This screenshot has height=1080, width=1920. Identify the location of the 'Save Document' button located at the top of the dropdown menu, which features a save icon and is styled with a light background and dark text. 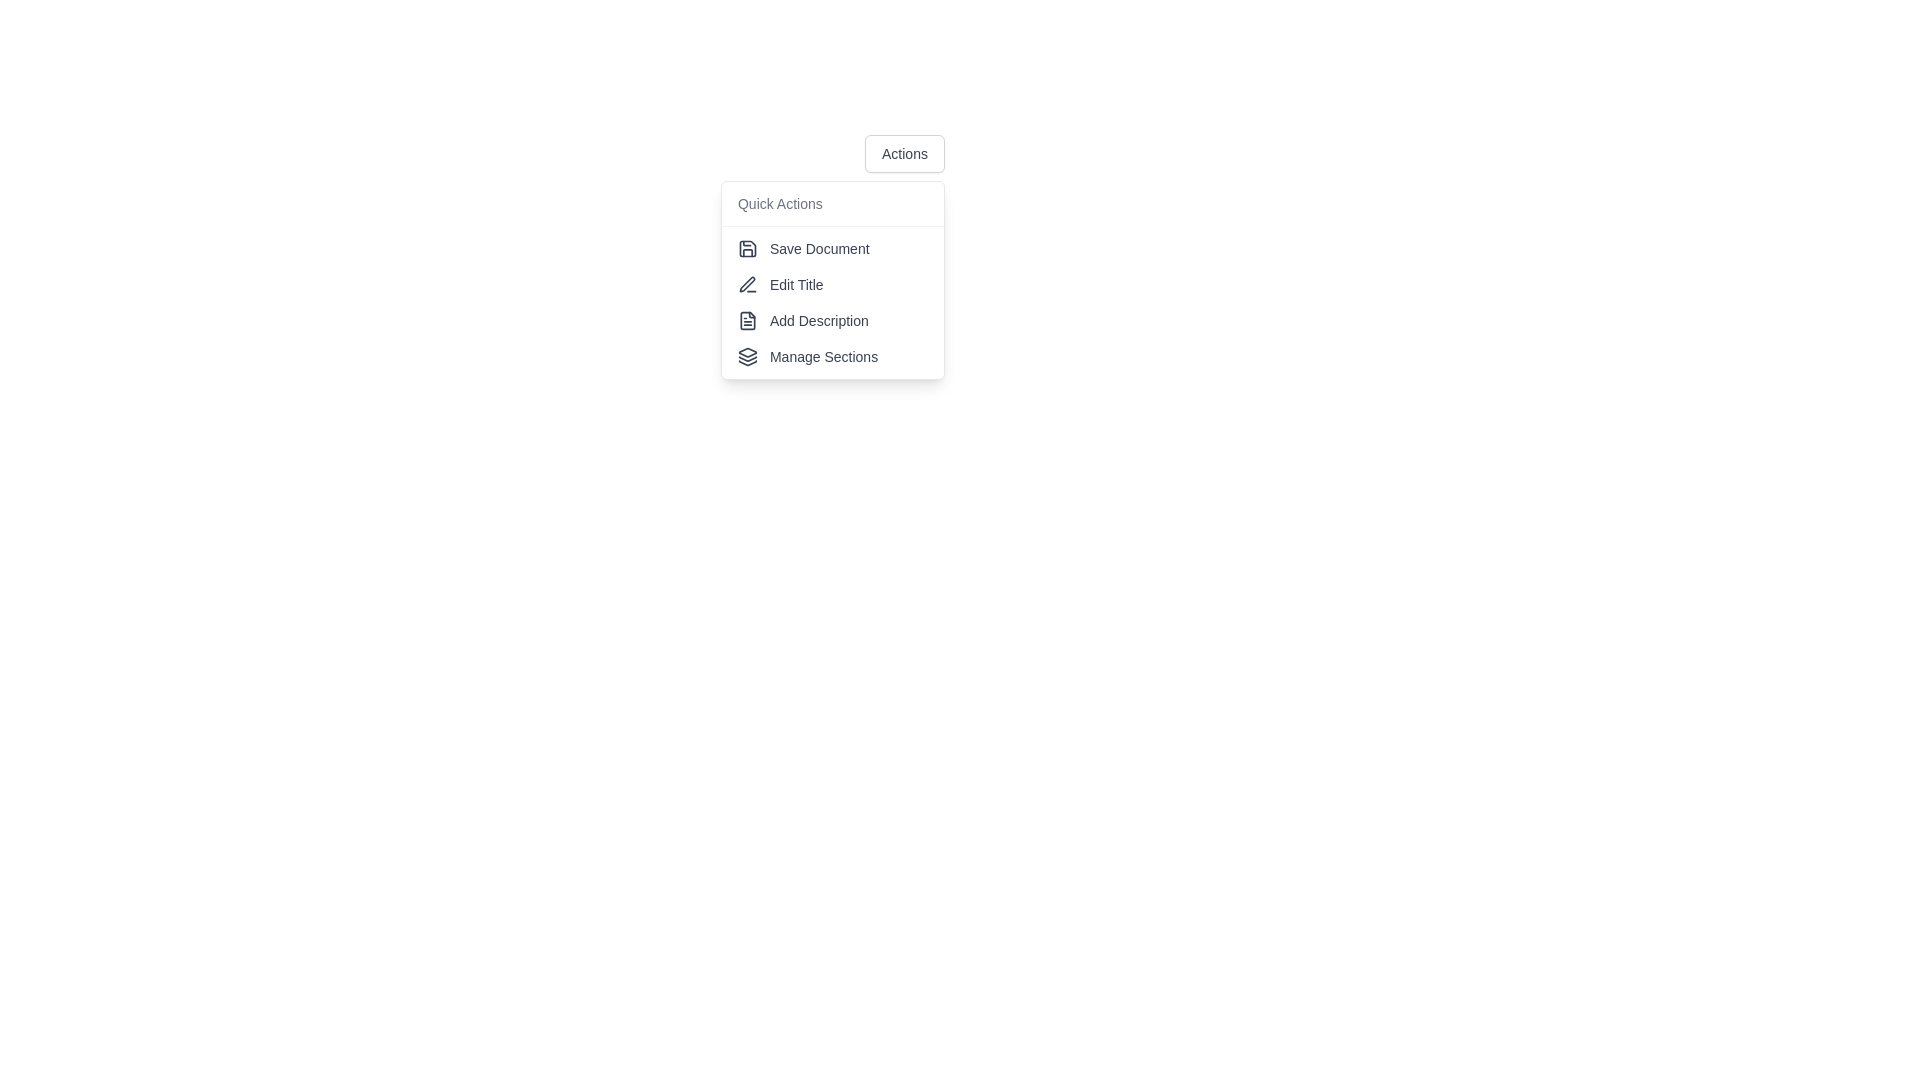
(832, 248).